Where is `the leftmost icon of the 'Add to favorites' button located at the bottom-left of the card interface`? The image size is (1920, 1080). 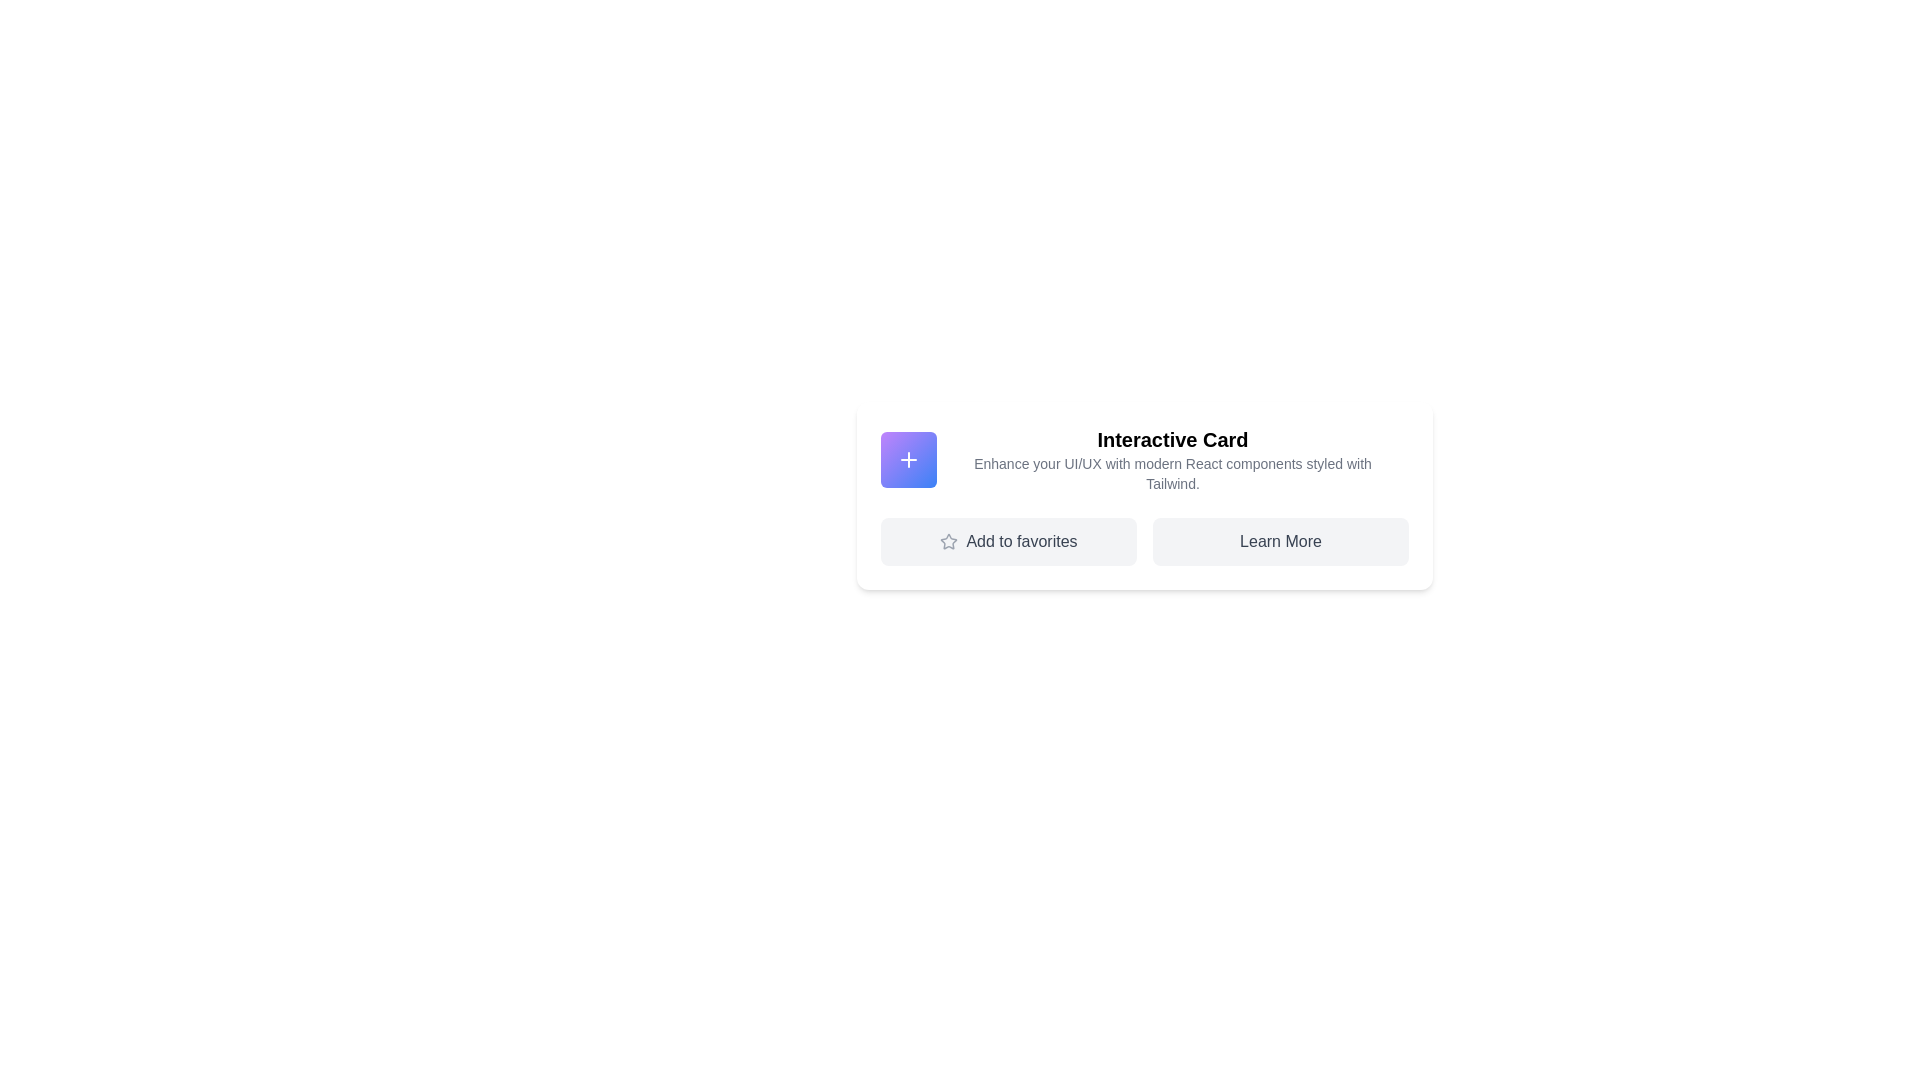
the leftmost icon of the 'Add to favorites' button located at the bottom-left of the card interface is located at coordinates (948, 542).